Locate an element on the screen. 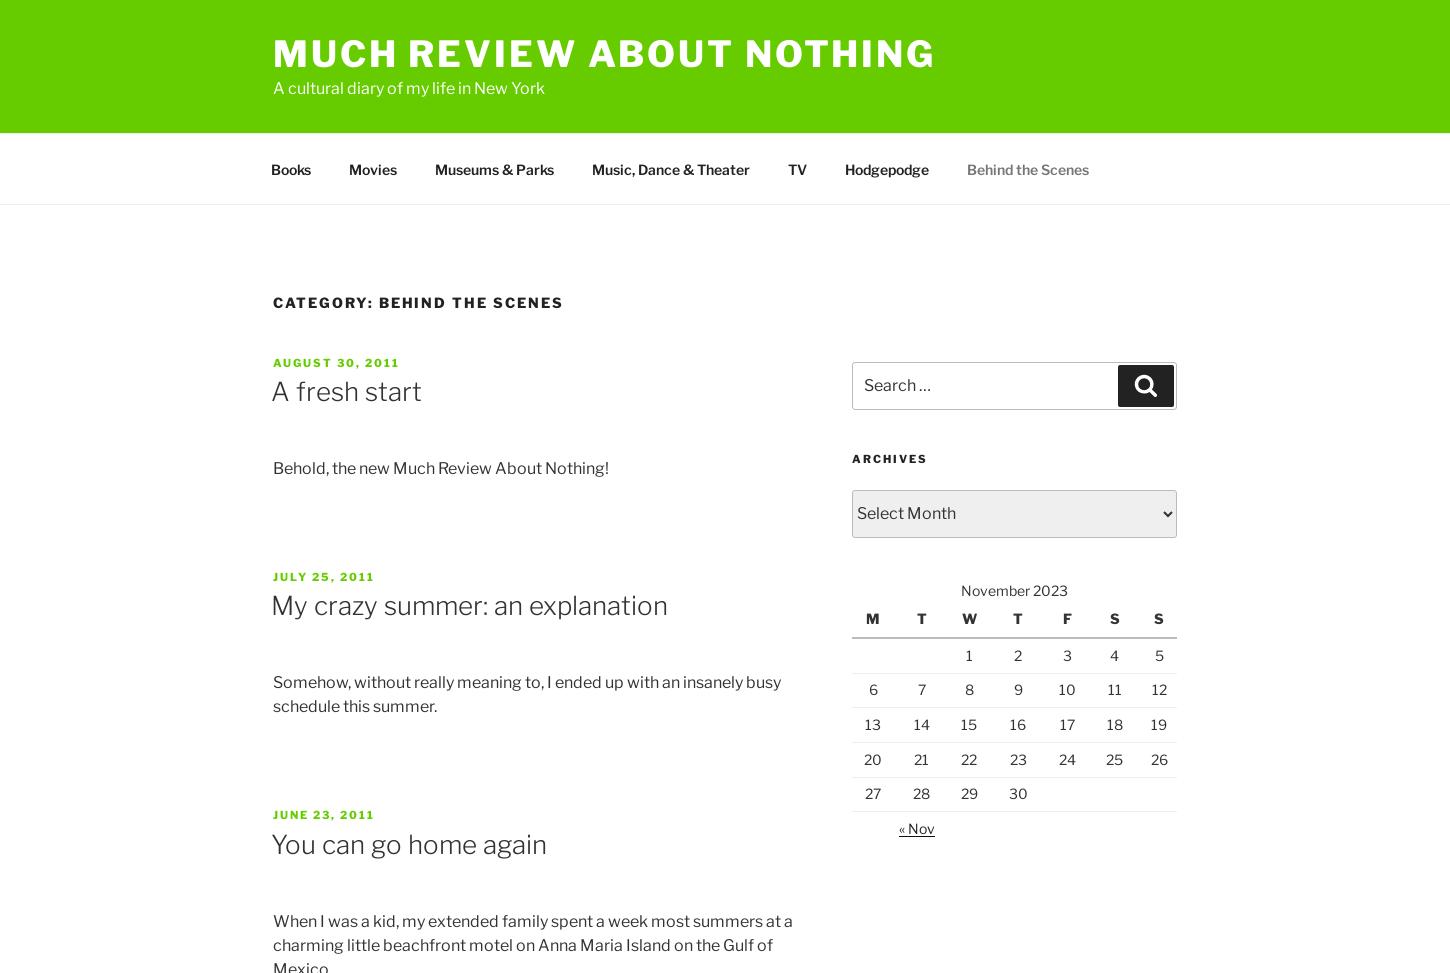  '9' is located at coordinates (1017, 688).